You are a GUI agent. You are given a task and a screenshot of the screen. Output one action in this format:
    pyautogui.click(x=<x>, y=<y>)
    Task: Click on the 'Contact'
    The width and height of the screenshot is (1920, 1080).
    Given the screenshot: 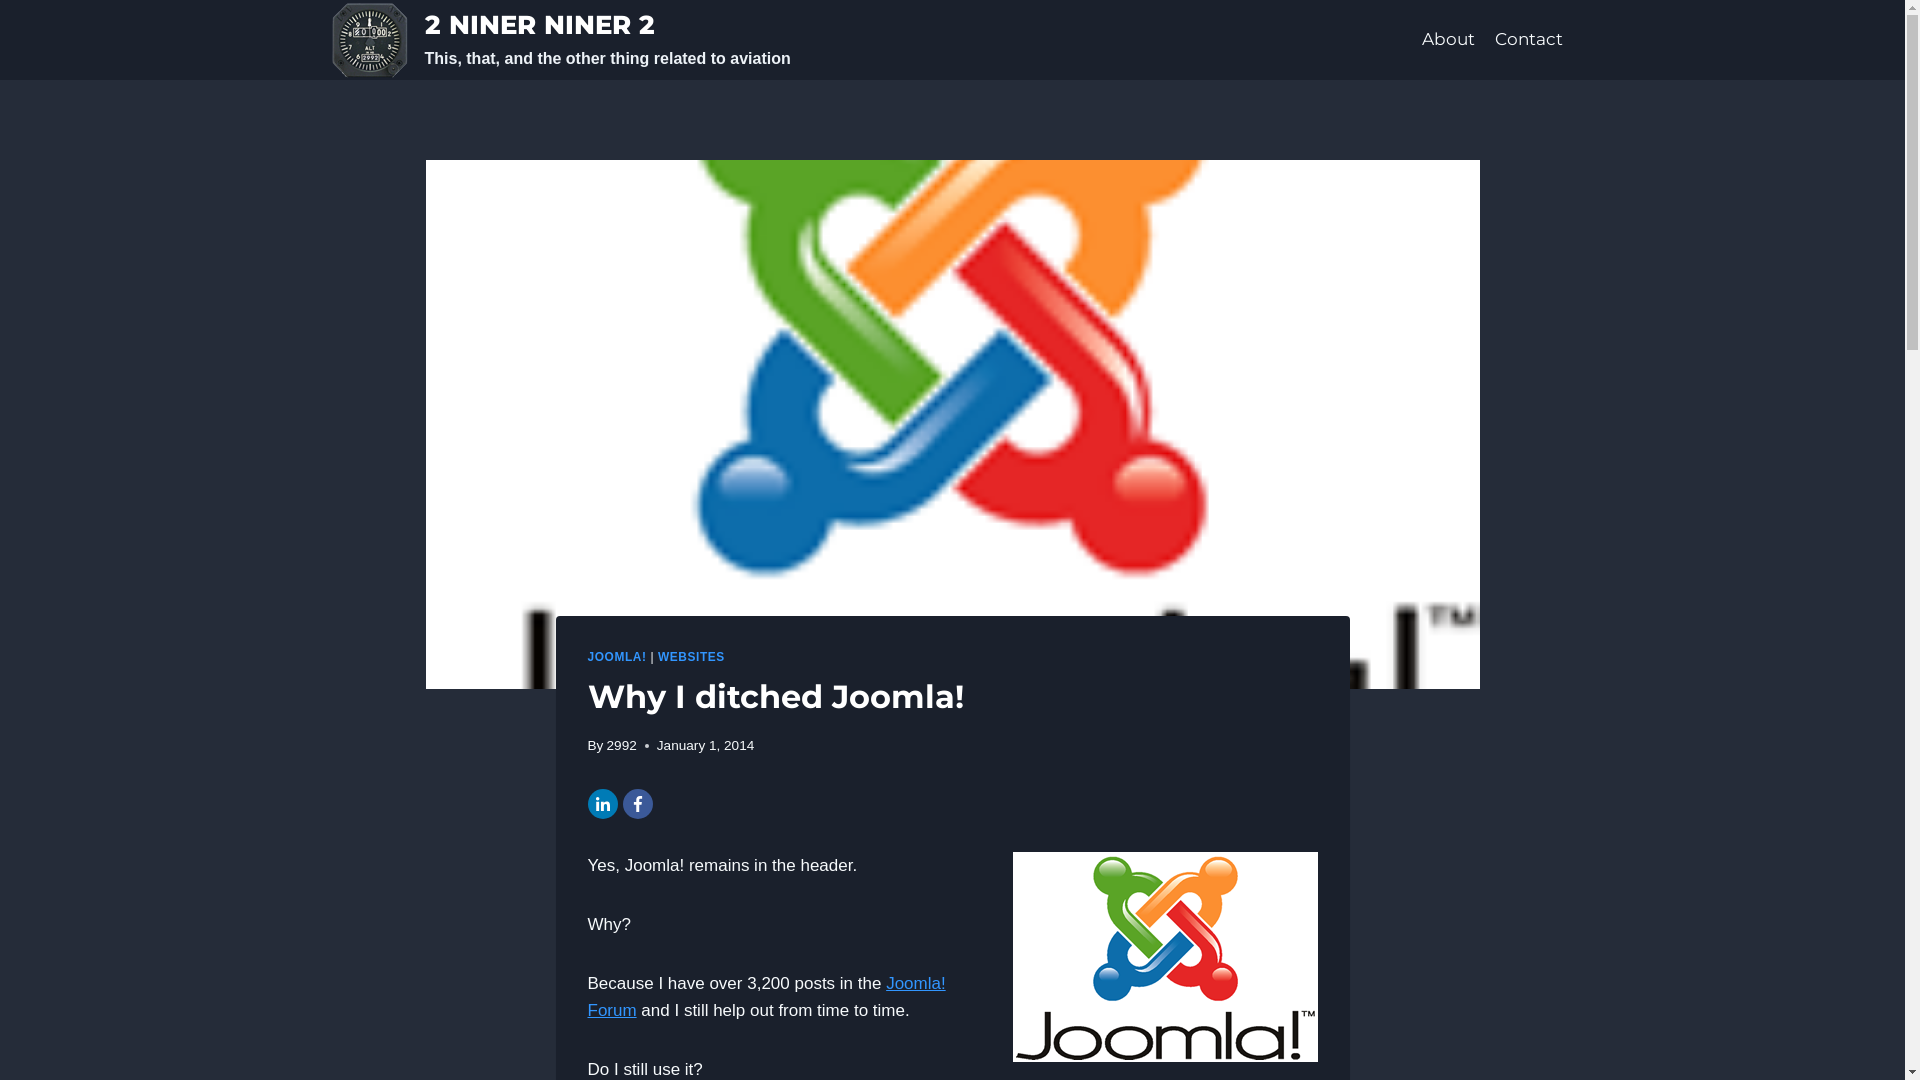 What is the action you would take?
    pyautogui.click(x=1528, y=39)
    